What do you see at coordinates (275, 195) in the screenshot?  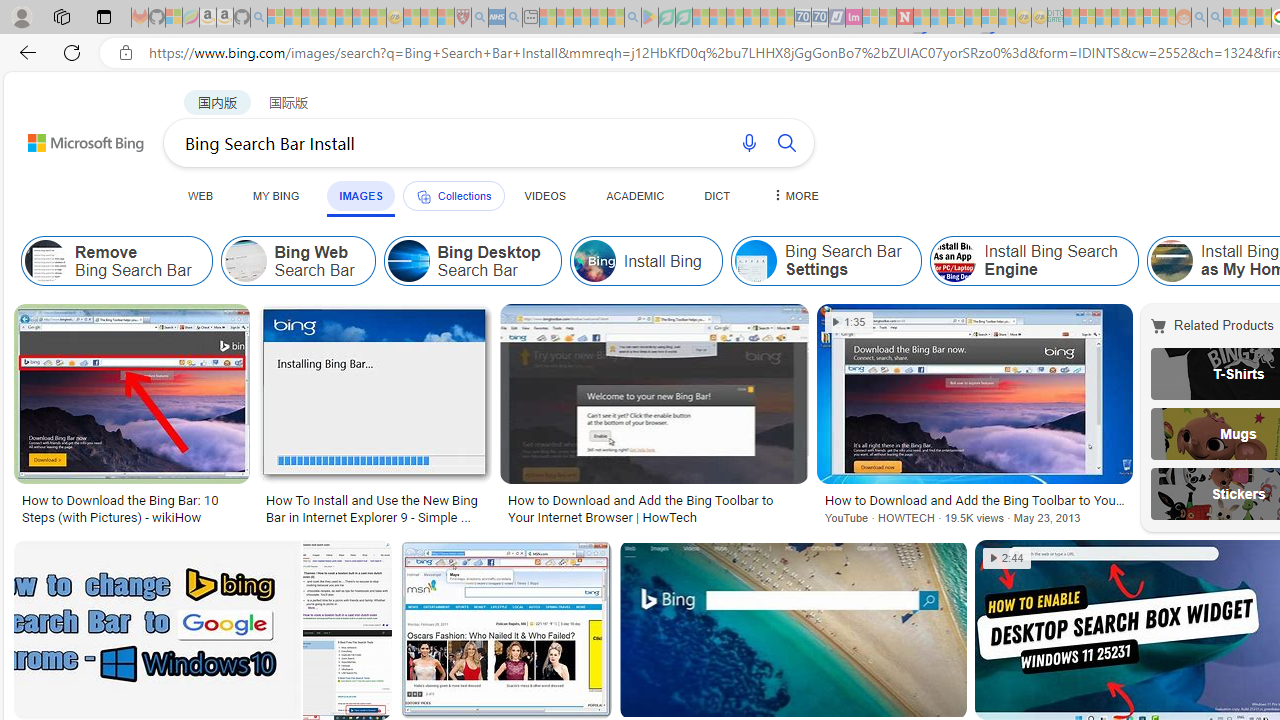 I see `'MY BING'` at bounding box center [275, 195].